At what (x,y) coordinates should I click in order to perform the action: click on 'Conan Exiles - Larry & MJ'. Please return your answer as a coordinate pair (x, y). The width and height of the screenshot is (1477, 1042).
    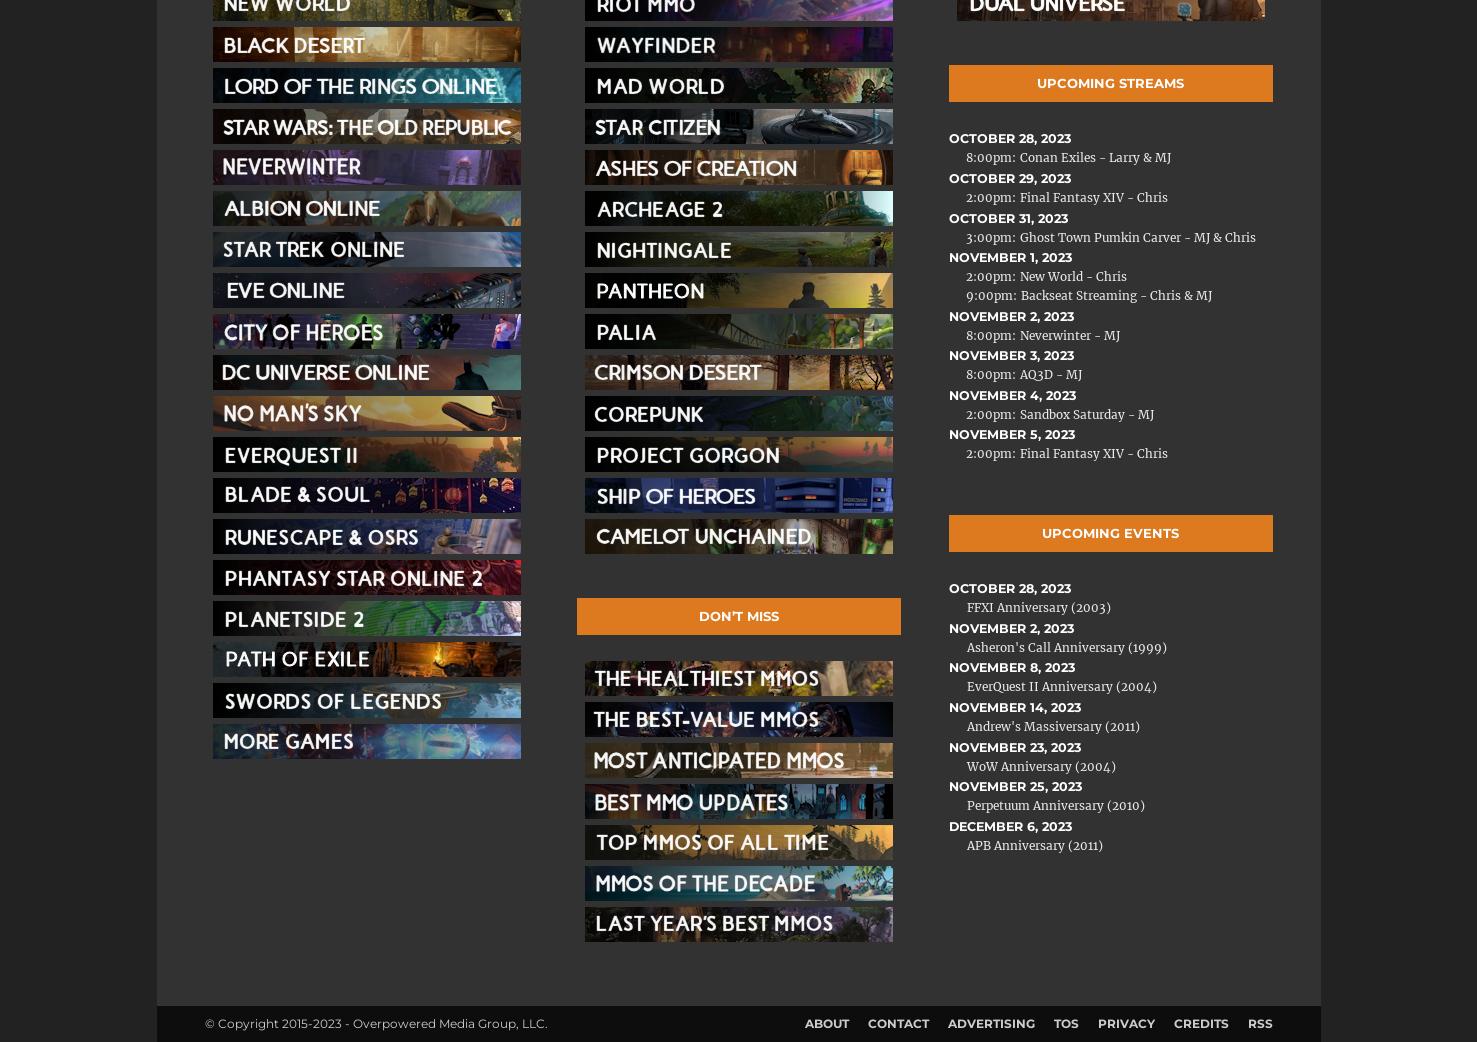
    Looking at the image, I should click on (1094, 157).